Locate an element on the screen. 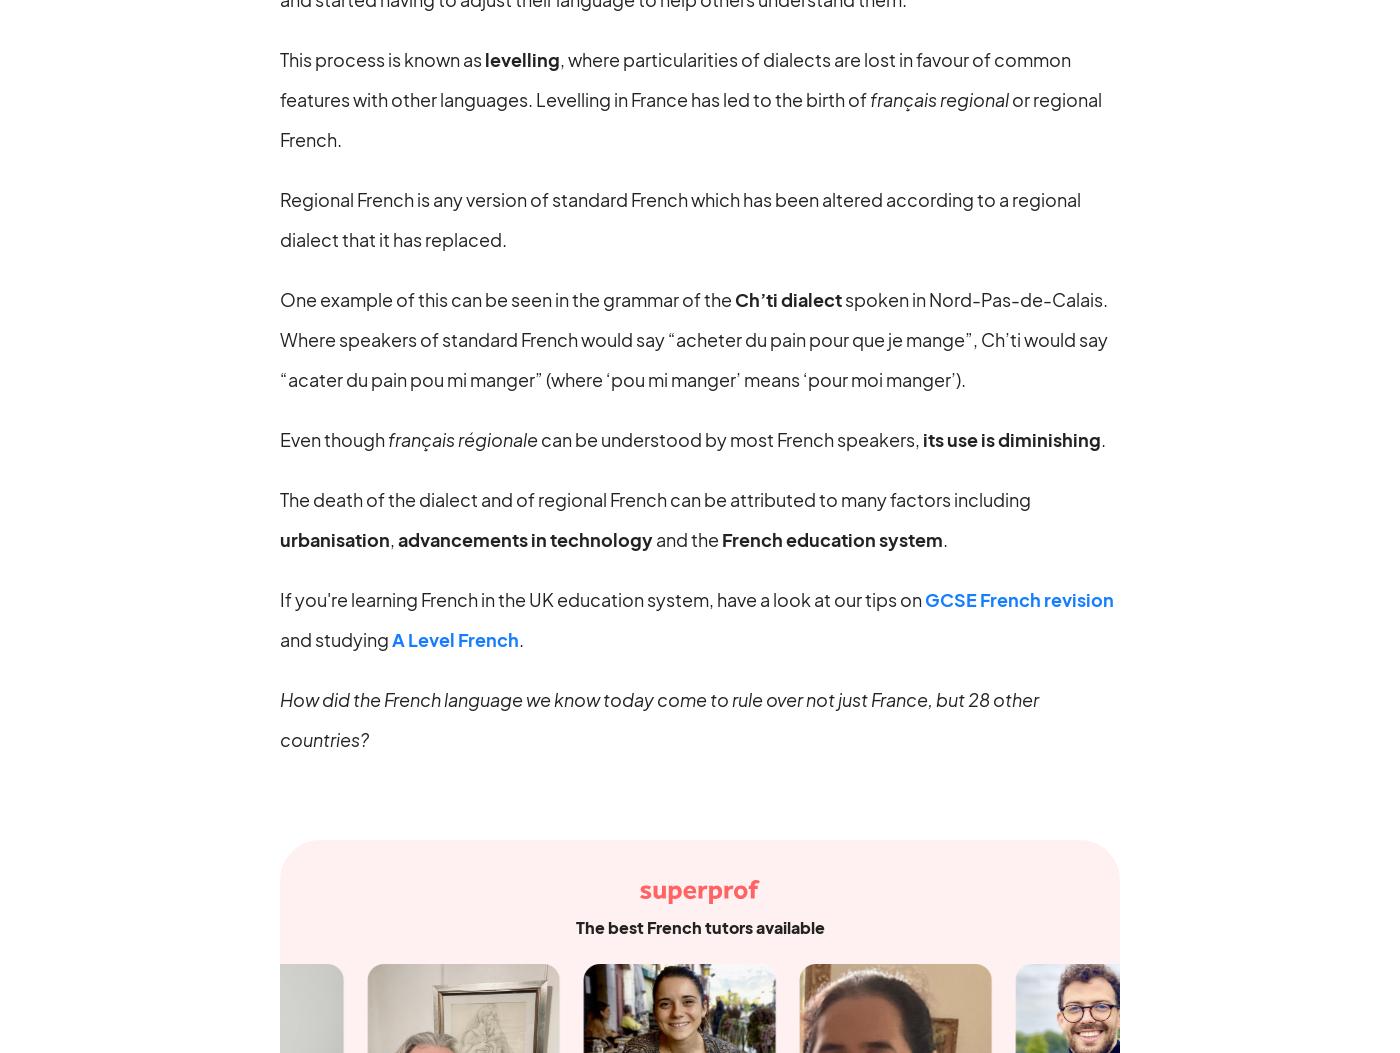  'or regional French.' is located at coordinates (280, 118).